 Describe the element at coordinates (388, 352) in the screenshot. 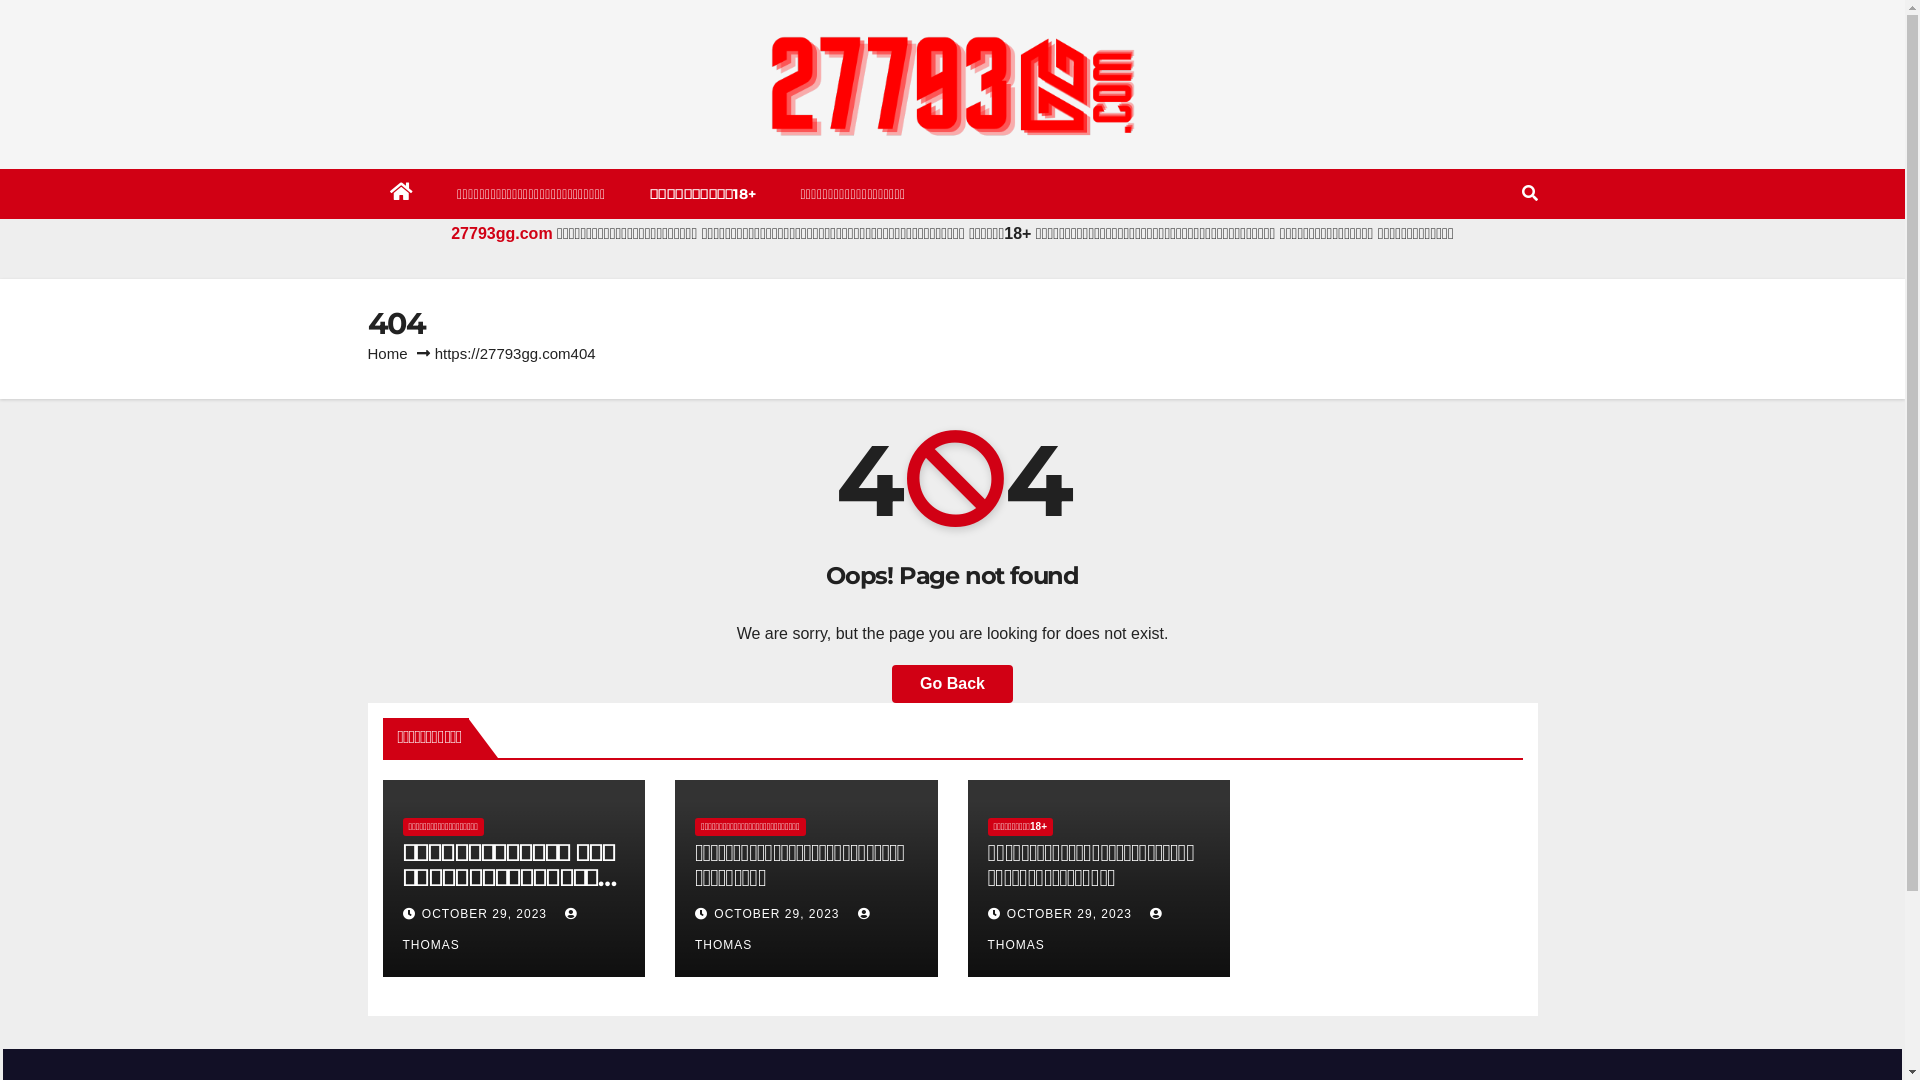

I see `'Home'` at that location.